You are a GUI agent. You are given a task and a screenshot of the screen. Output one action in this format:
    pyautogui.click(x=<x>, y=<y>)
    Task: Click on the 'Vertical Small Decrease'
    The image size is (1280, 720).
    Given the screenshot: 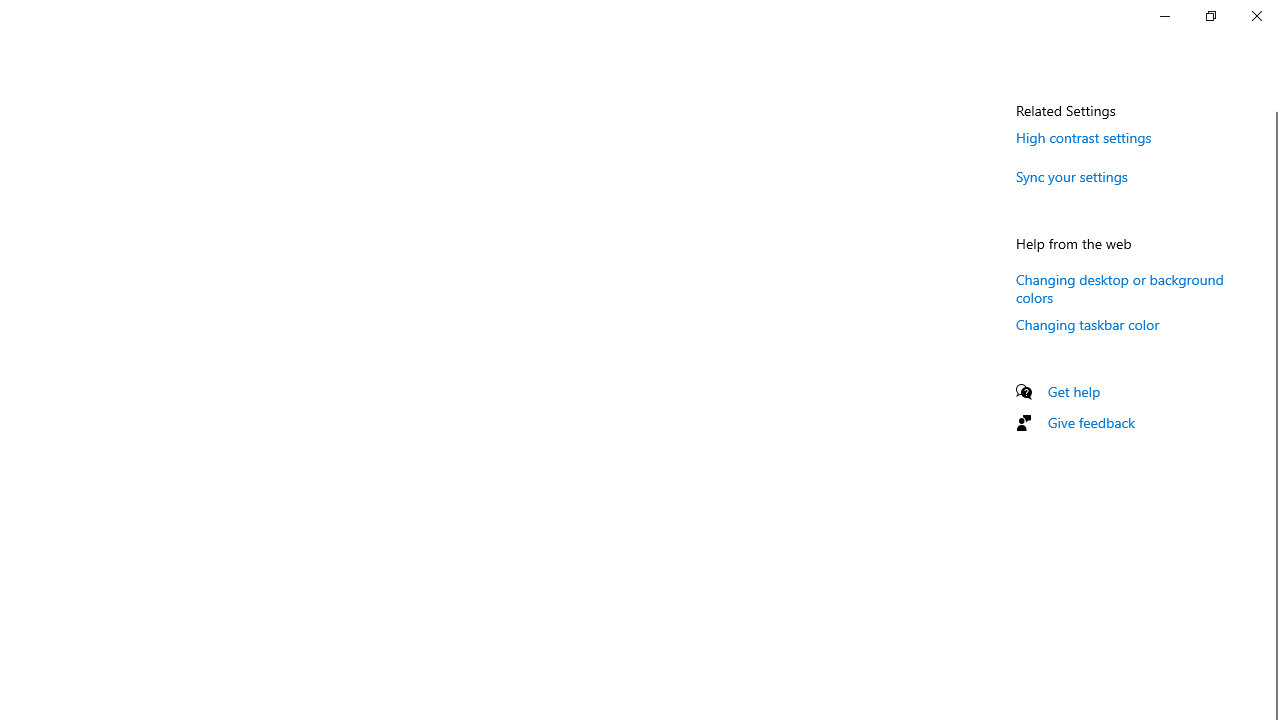 What is the action you would take?
    pyautogui.click(x=1271, y=104)
    